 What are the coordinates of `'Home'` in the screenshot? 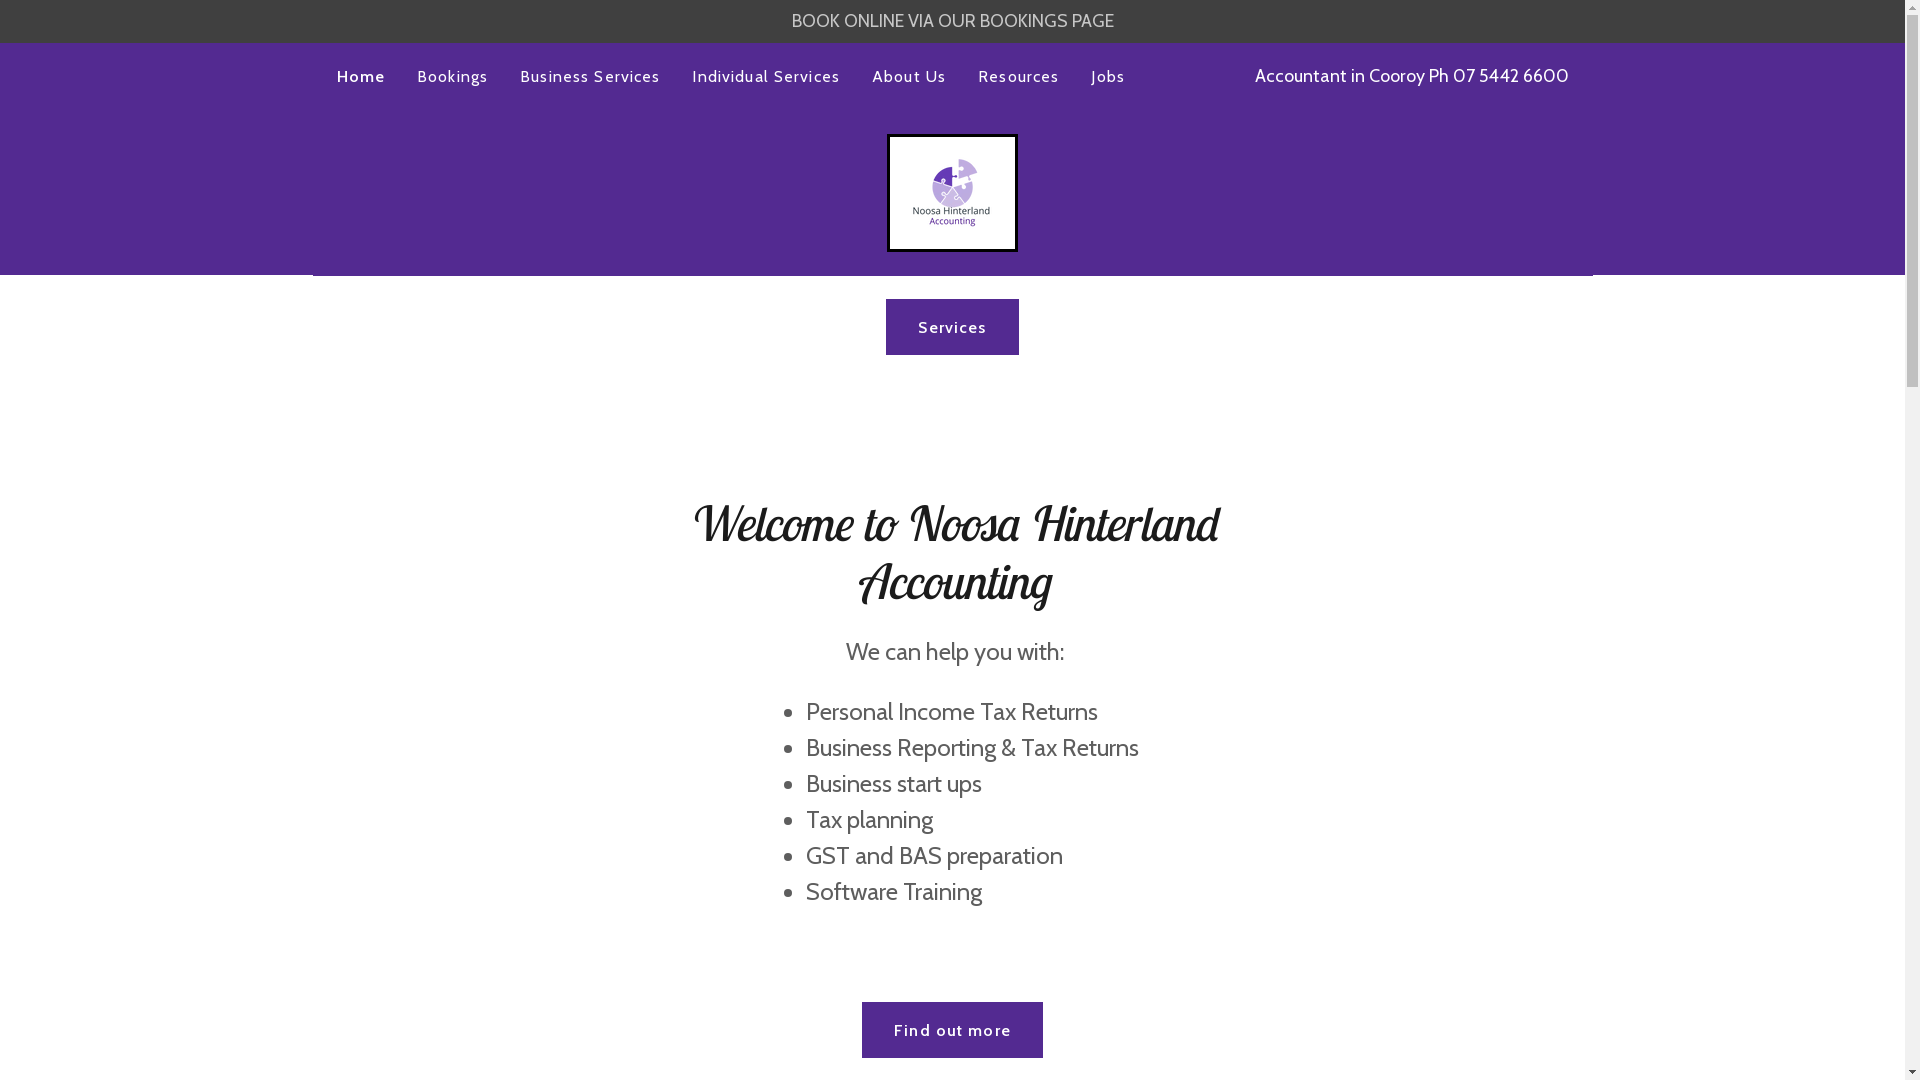 It's located at (360, 75).